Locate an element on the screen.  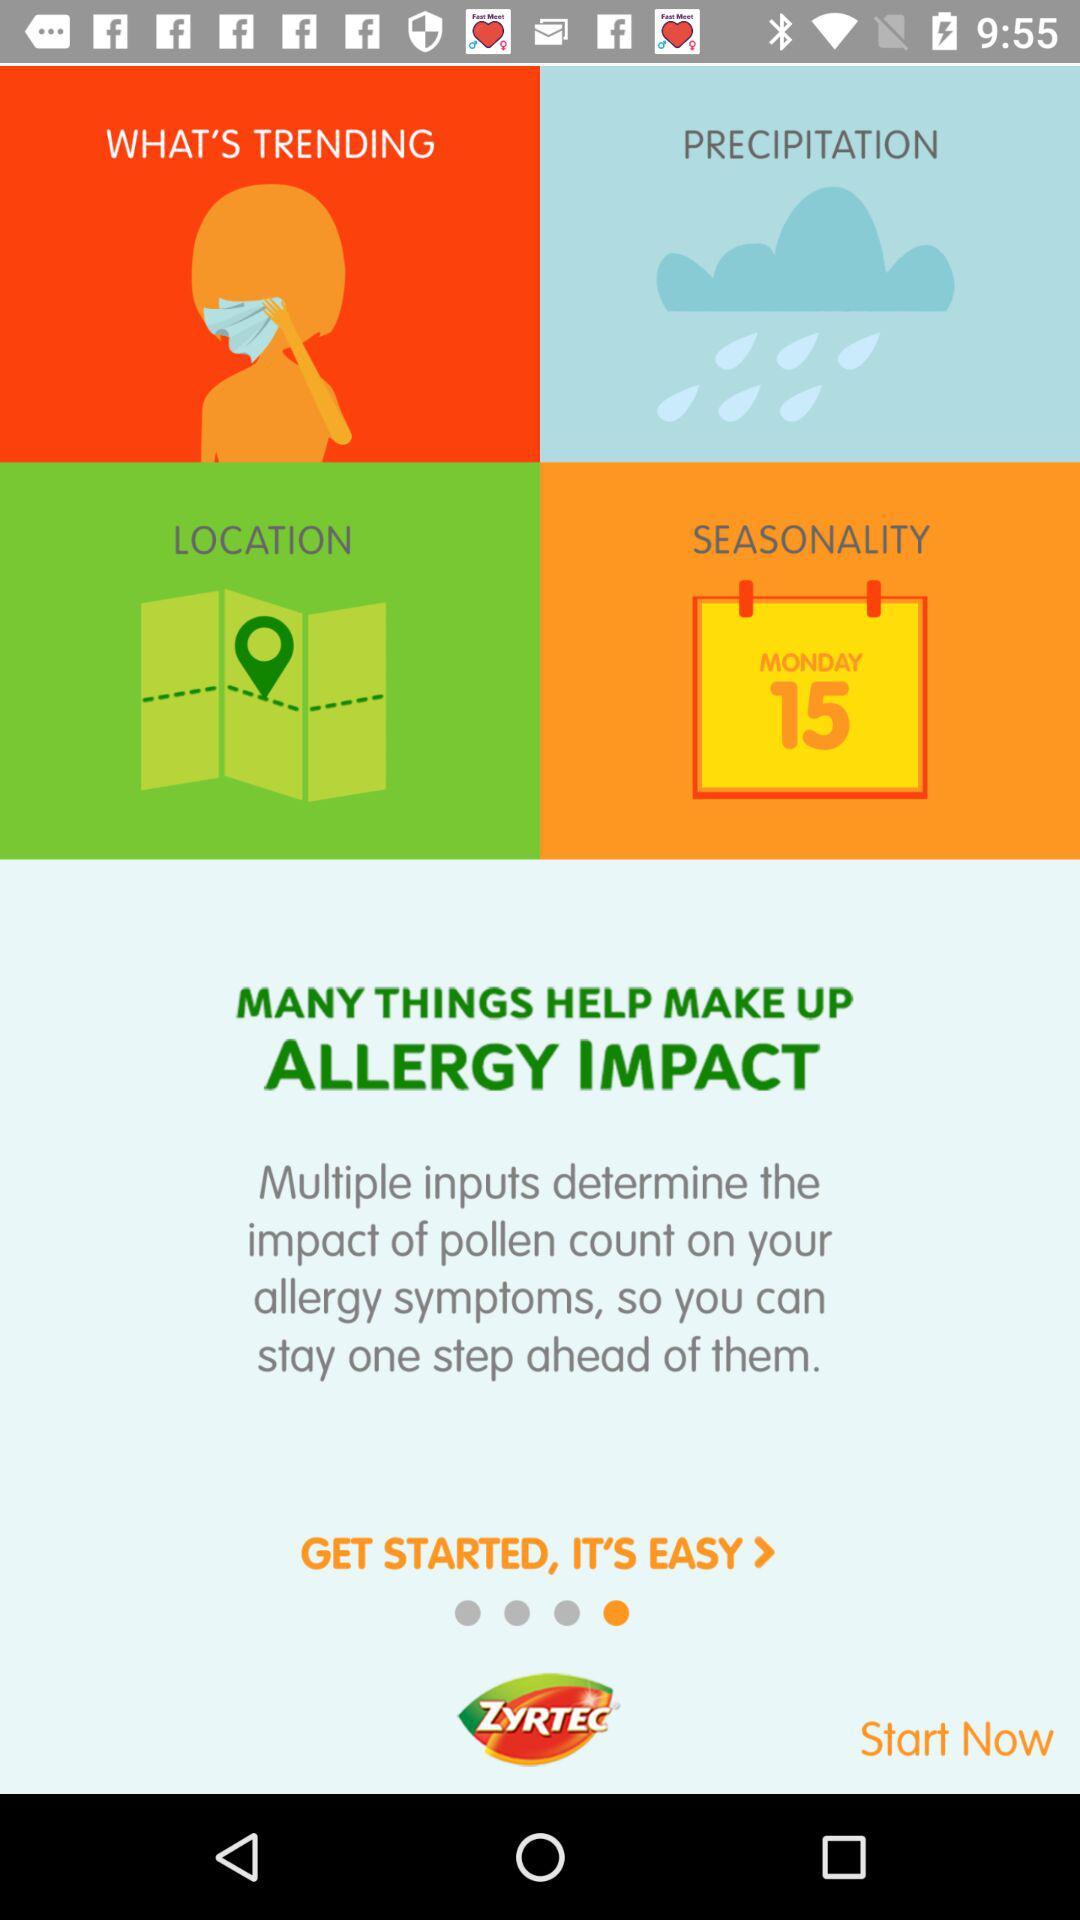
start using the app is located at coordinates (882, 1727).